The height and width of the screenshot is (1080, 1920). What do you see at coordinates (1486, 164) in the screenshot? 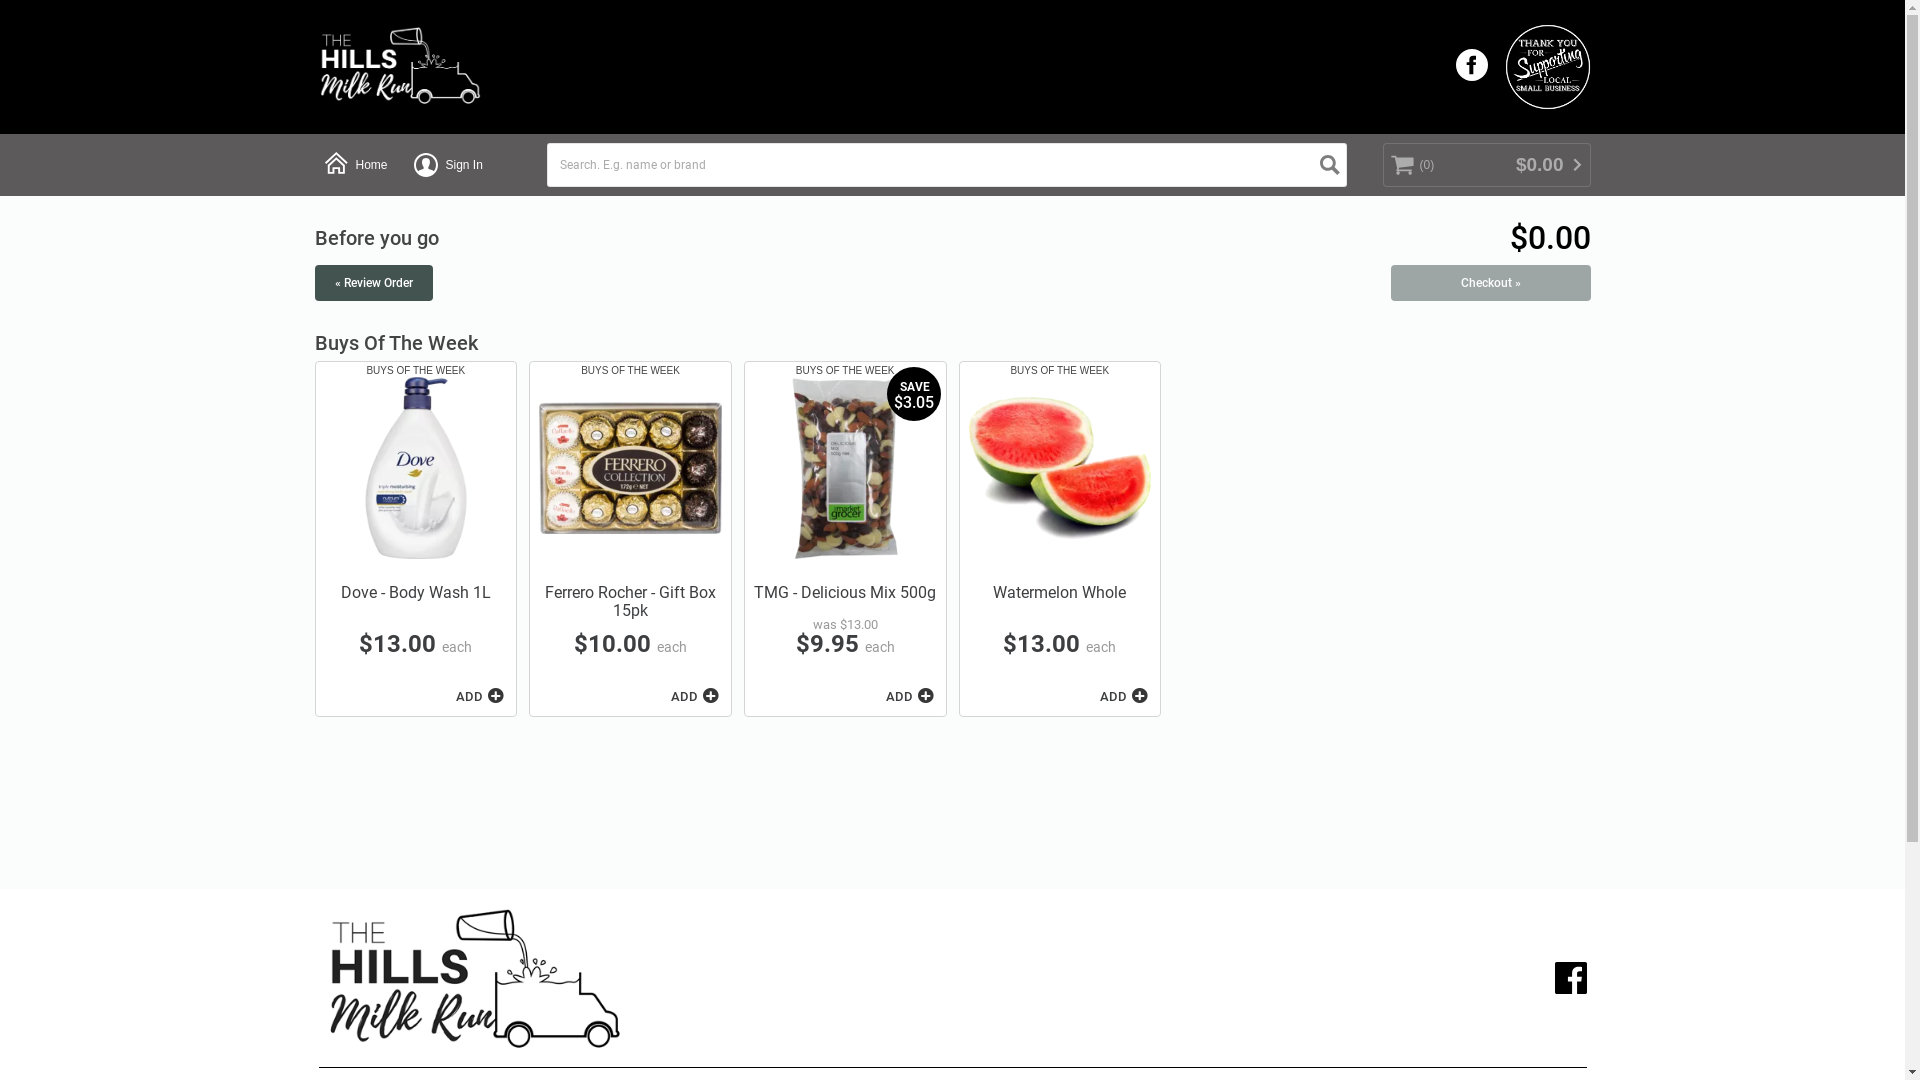
I see `'(0)` at bounding box center [1486, 164].